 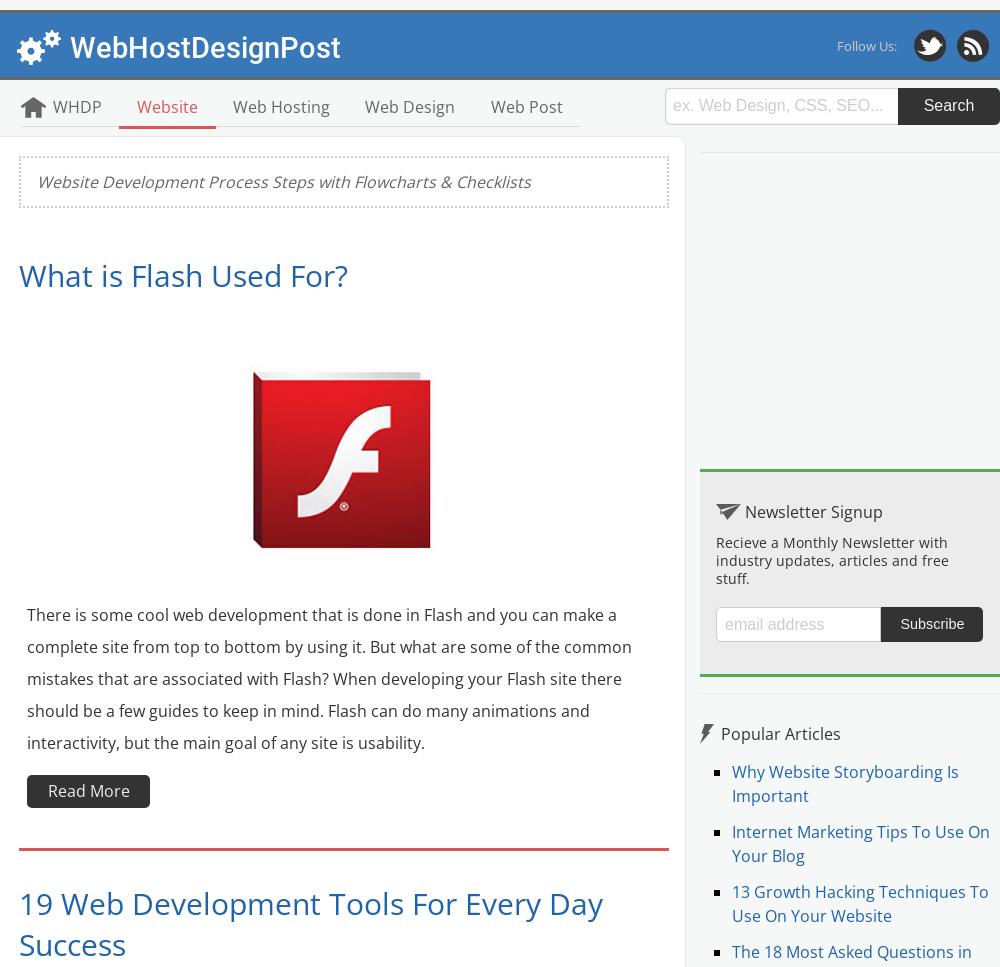 What do you see at coordinates (860, 843) in the screenshot?
I see `'Internet Marketing Tips To Use On Your Blog'` at bounding box center [860, 843].